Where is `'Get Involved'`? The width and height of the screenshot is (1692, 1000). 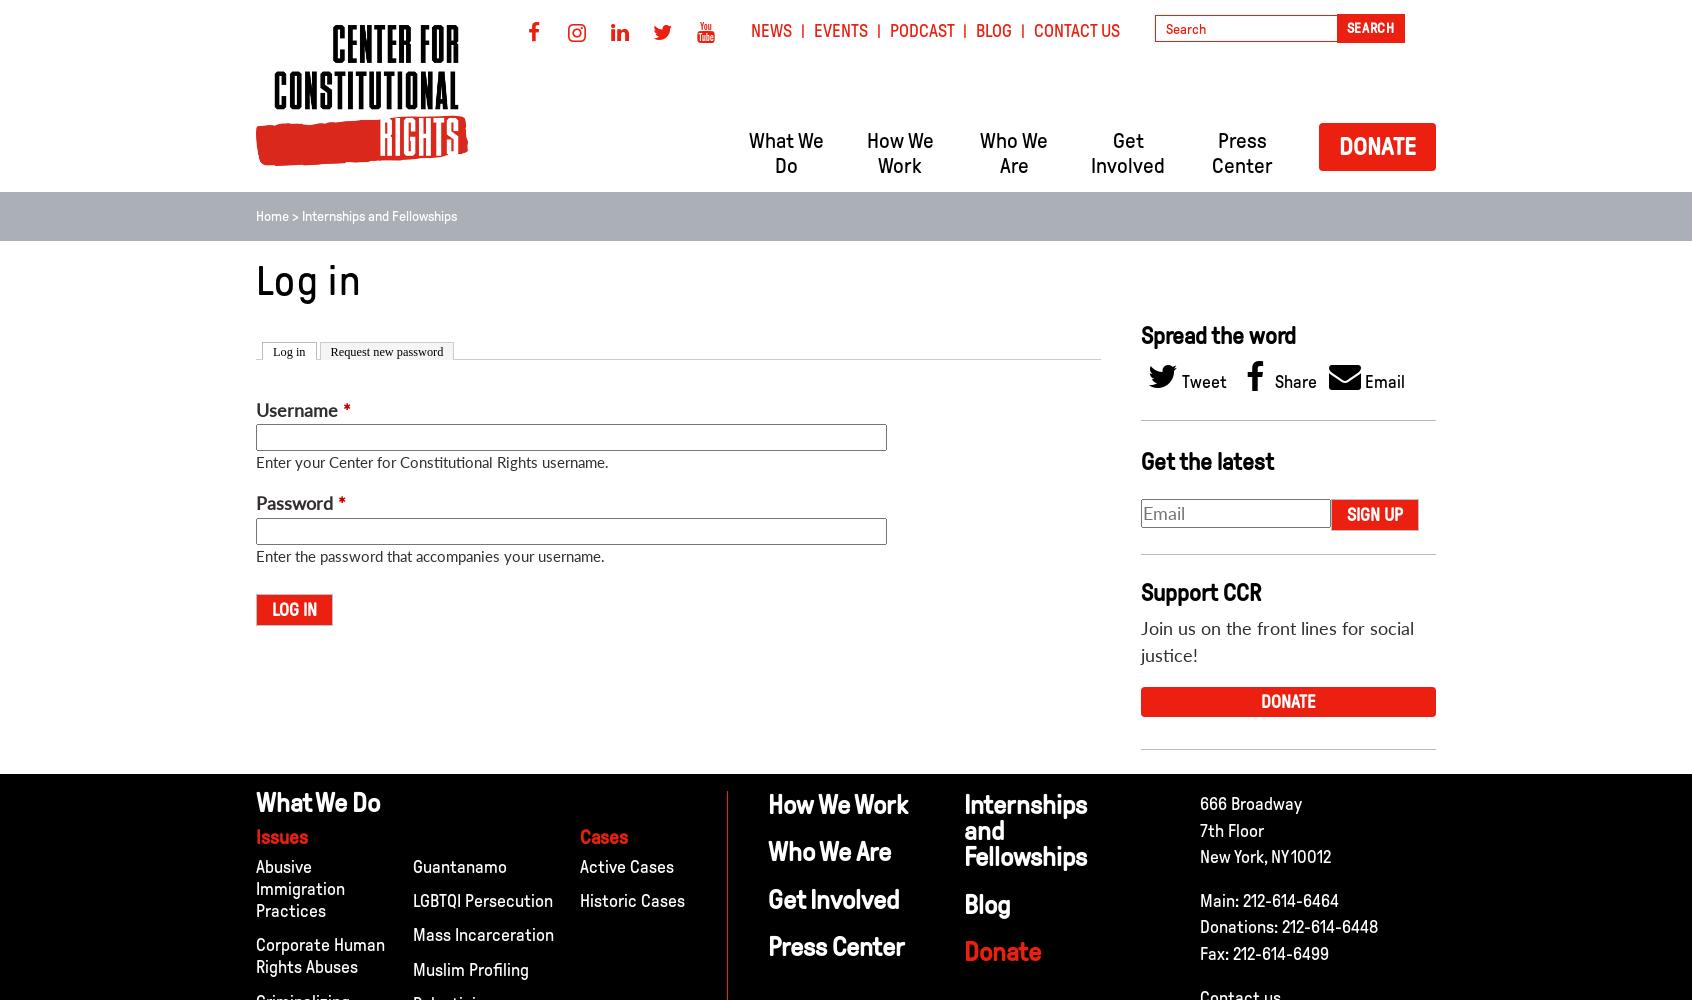 'Get Involved' is located at coordinates (833, 899).